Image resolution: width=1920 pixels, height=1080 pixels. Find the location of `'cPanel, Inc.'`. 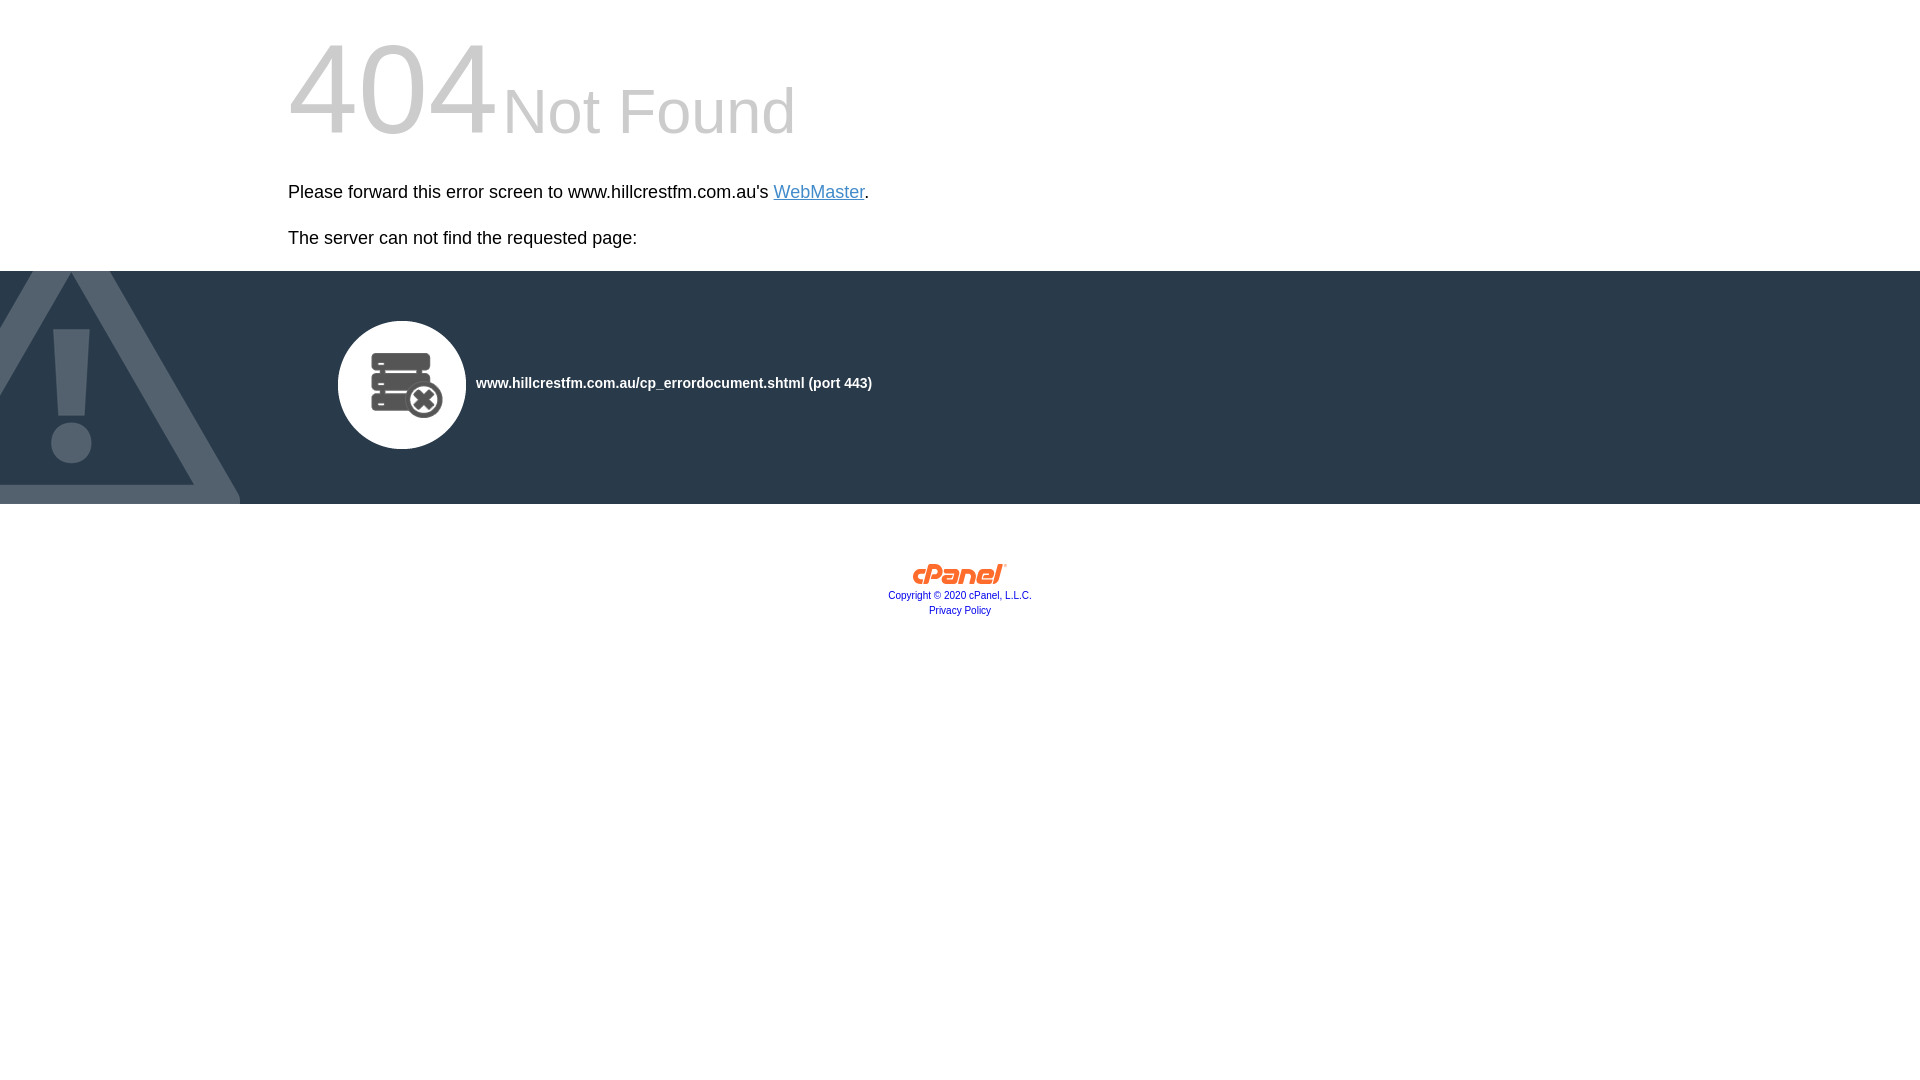

'cPanel, Inc.' is located at coordinates (911, 578).